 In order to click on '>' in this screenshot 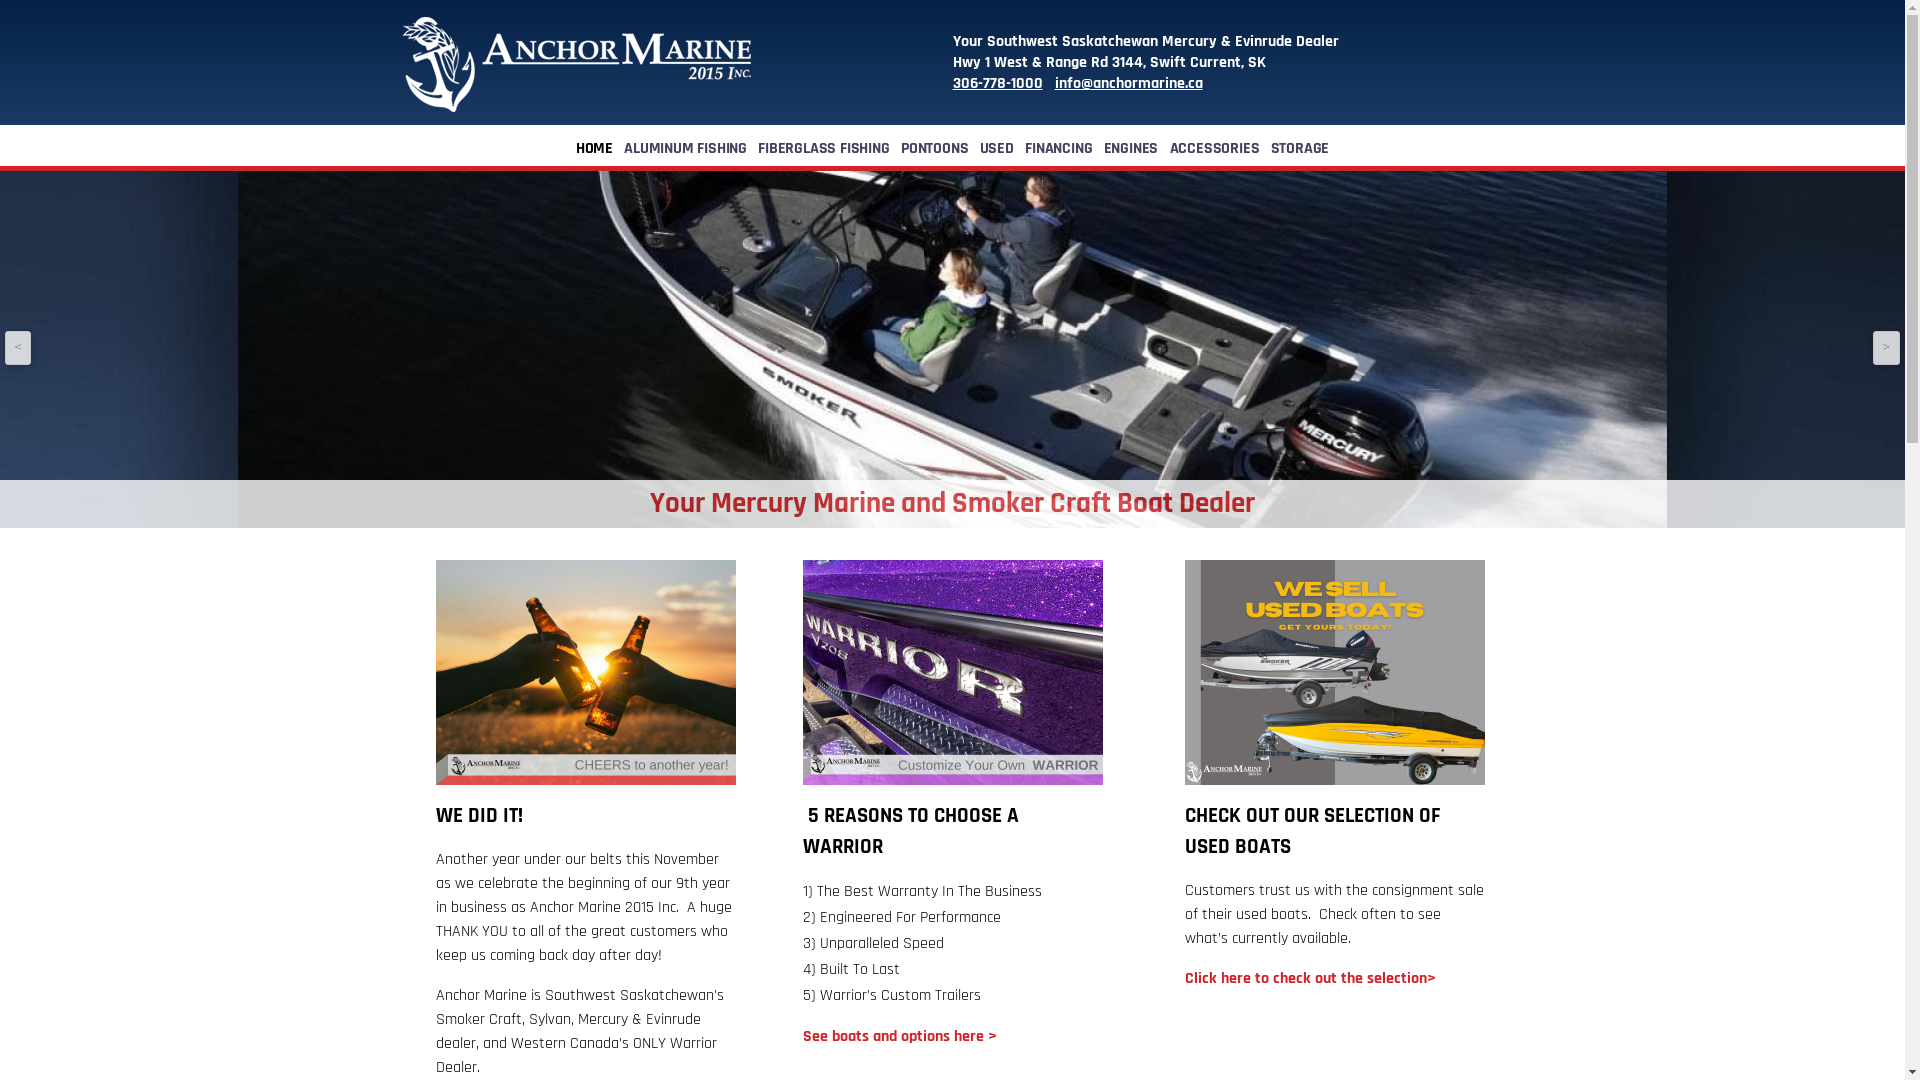, I will do `click(1885, 346)`.